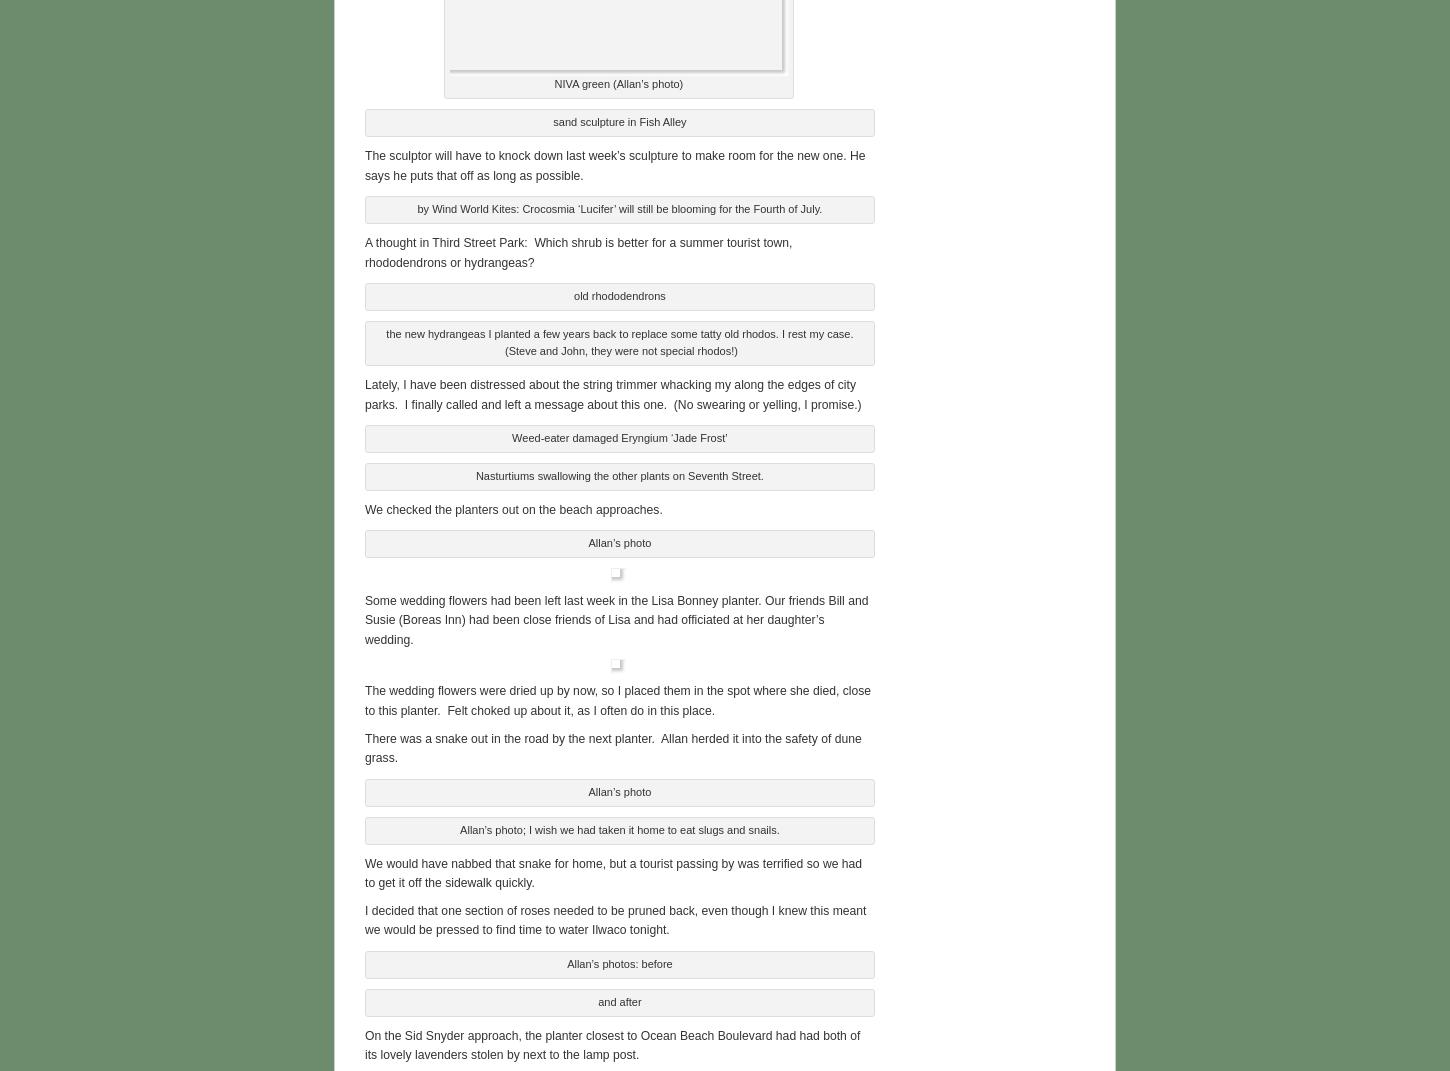 This screenshot has width=1450, height=1071. I want to click on 'Allan’s photos: before', so click(566, 960).